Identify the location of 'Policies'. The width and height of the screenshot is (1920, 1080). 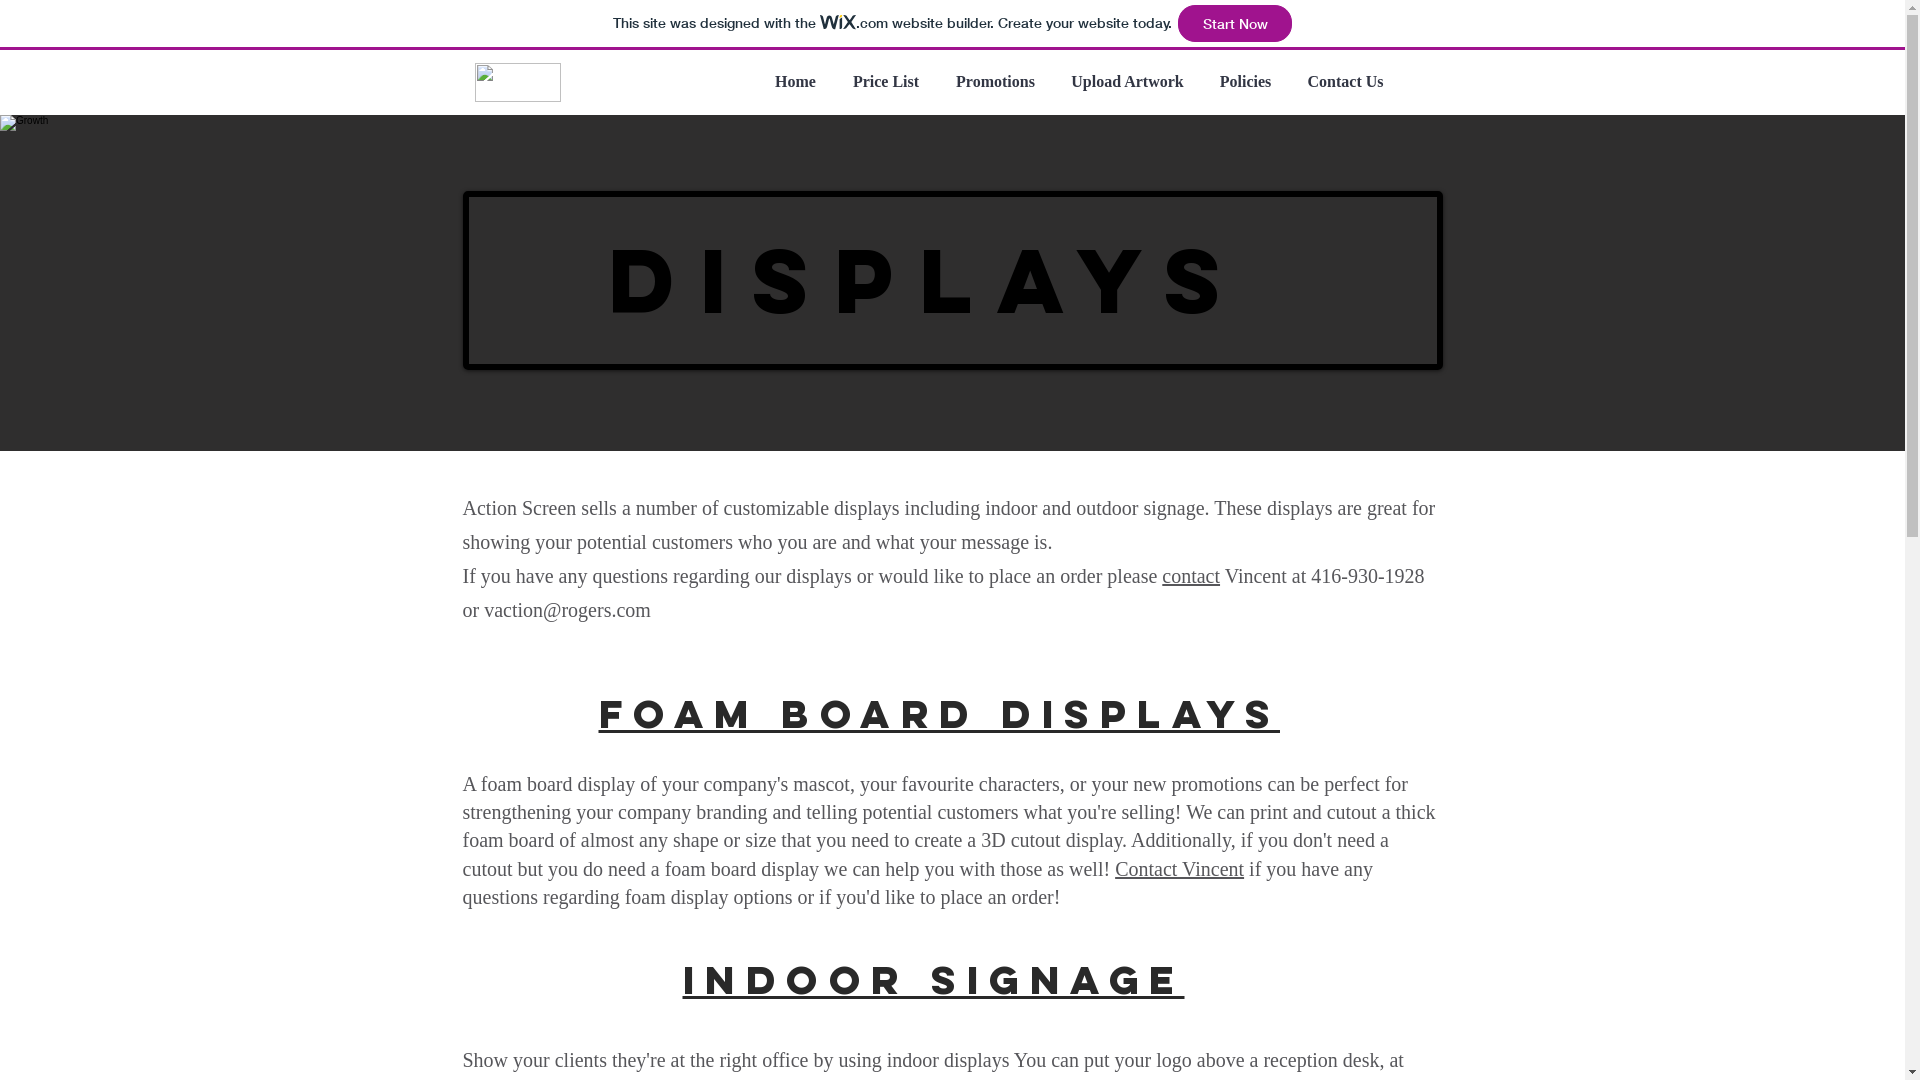
(1245, 80).